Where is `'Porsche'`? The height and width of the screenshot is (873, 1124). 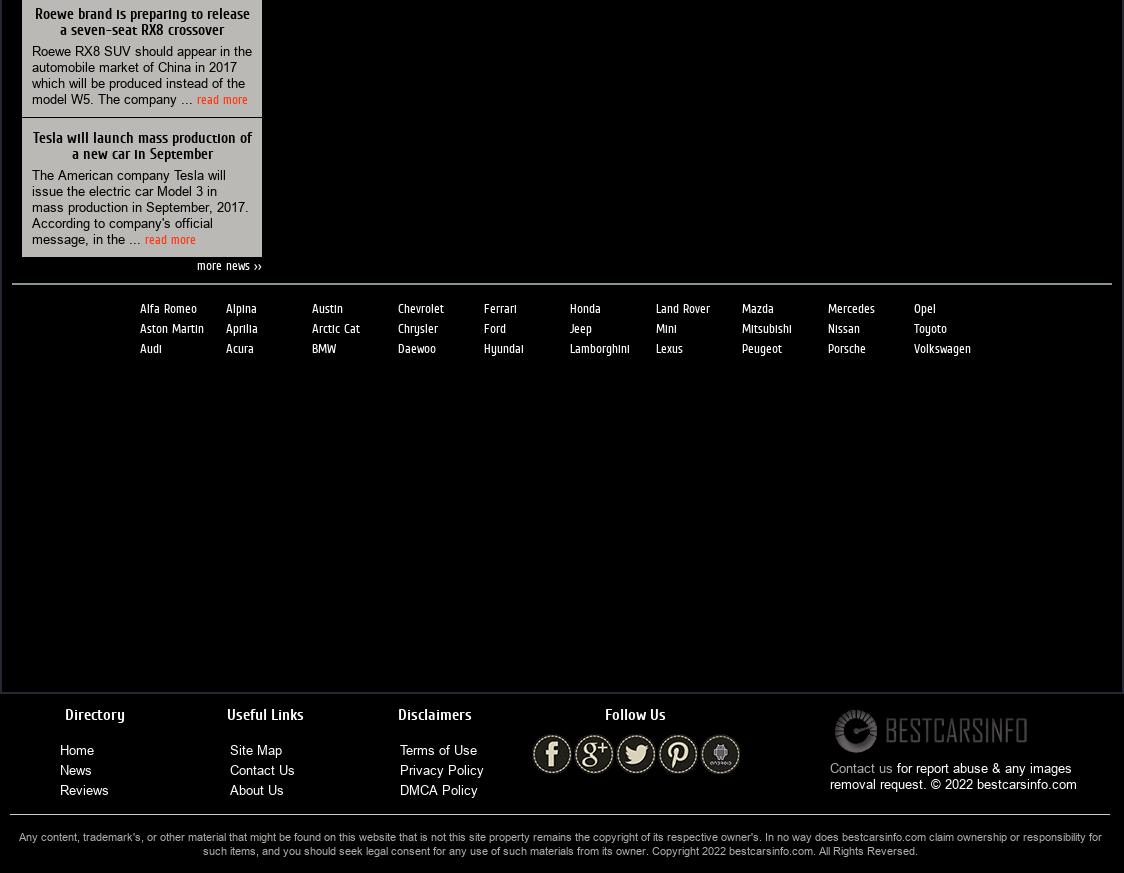 'Porsche' is located at coordinates (846, 347).